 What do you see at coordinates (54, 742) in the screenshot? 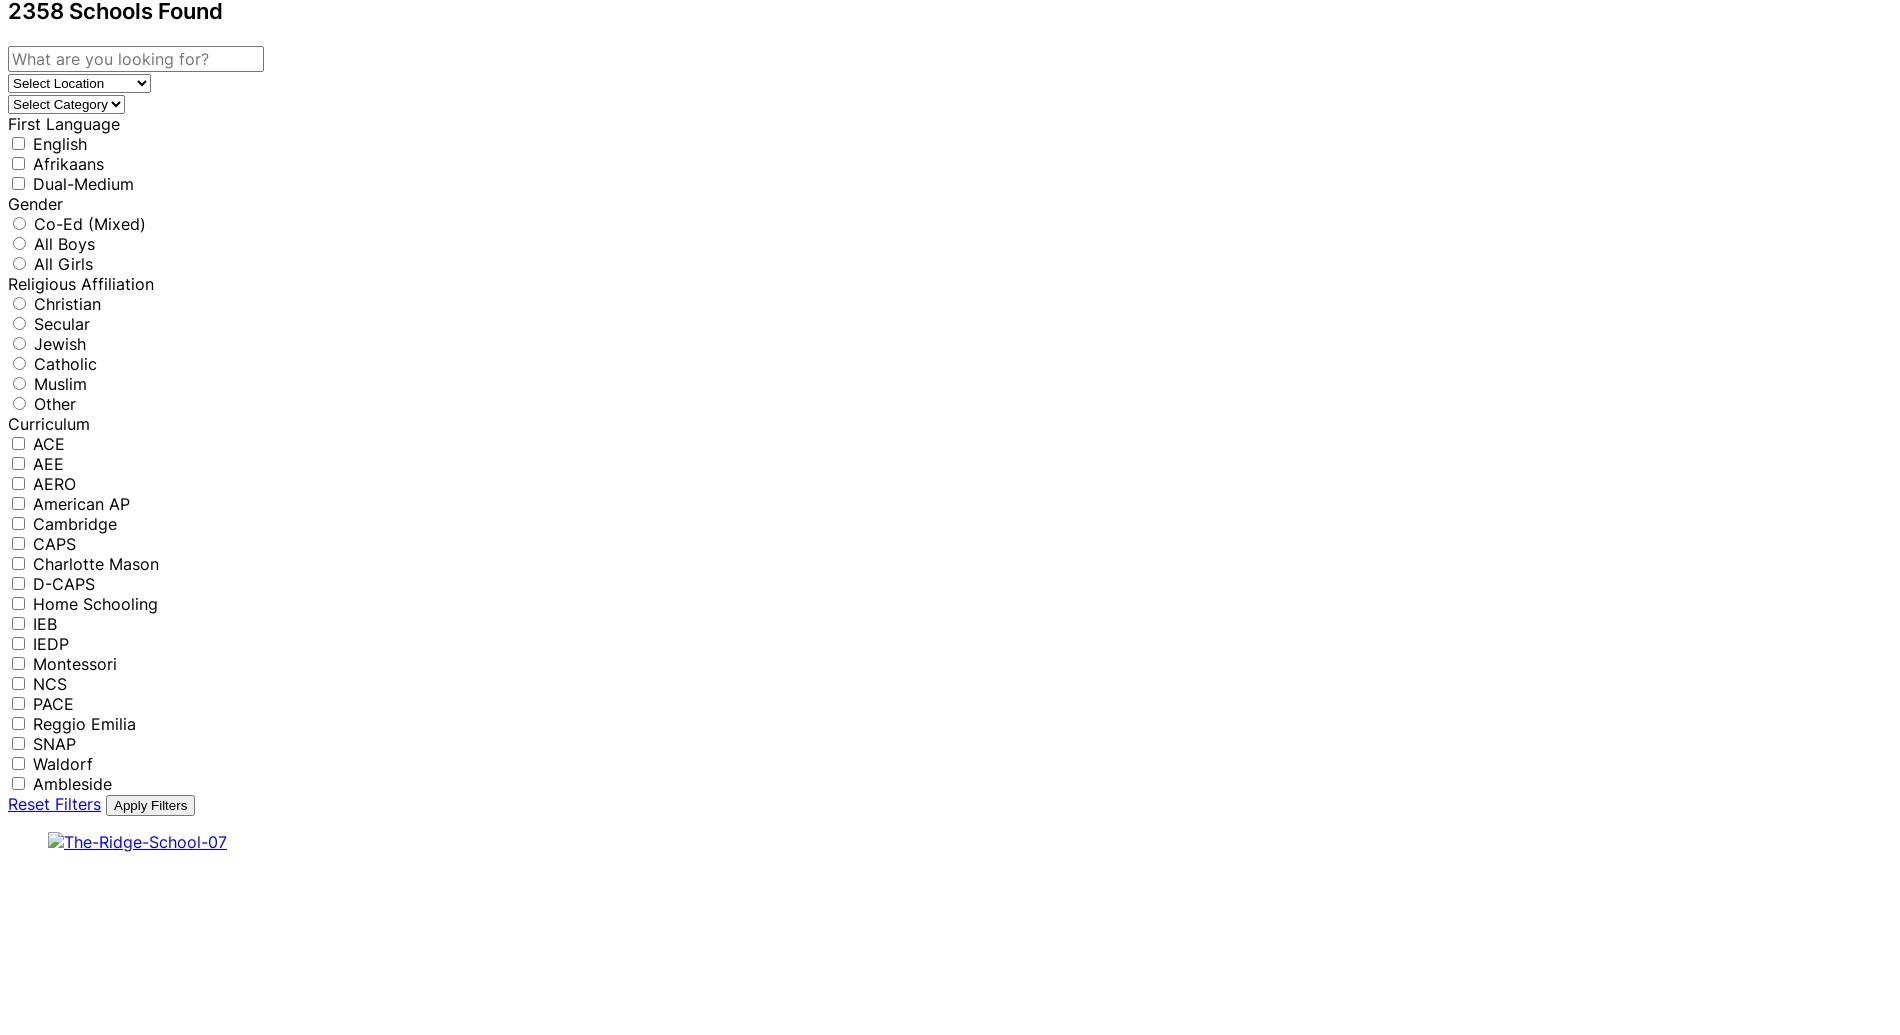
I see `'SNAP'` at bounding box center [54, 742].